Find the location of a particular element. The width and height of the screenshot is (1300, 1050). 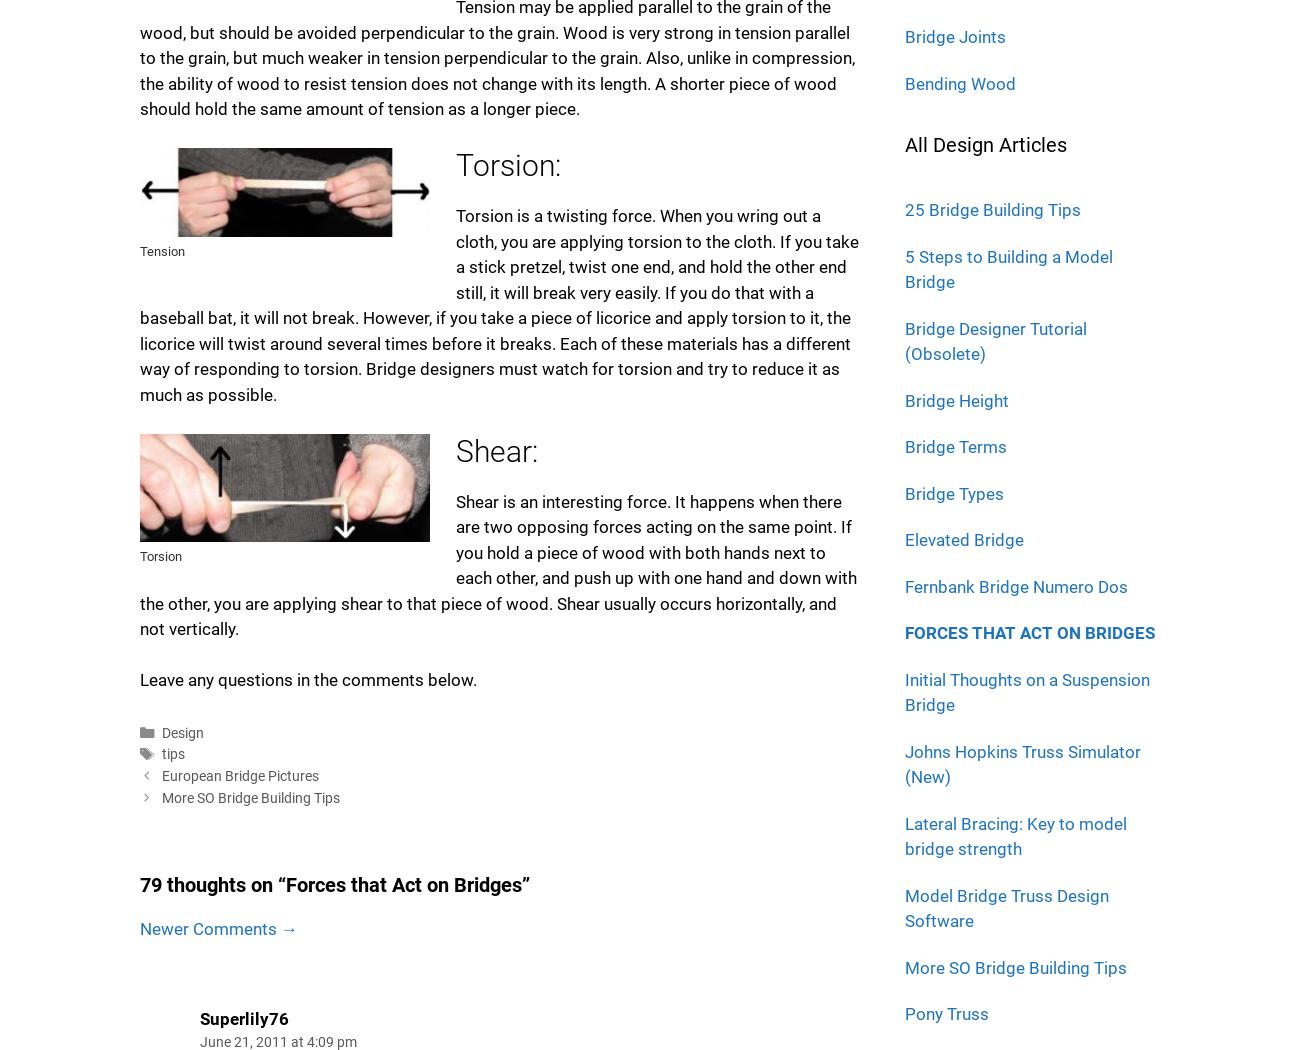

'Shear is an interesting force. It happens when there are two opposing forces acting on the same point. If you hold a piece of wood with both hands next to each other, and push up with one hand and down with the other, you are applying shear to that piece of wood. Shear usually occurs horizontally, and not vertically.' is located at coordinates (498, 564).